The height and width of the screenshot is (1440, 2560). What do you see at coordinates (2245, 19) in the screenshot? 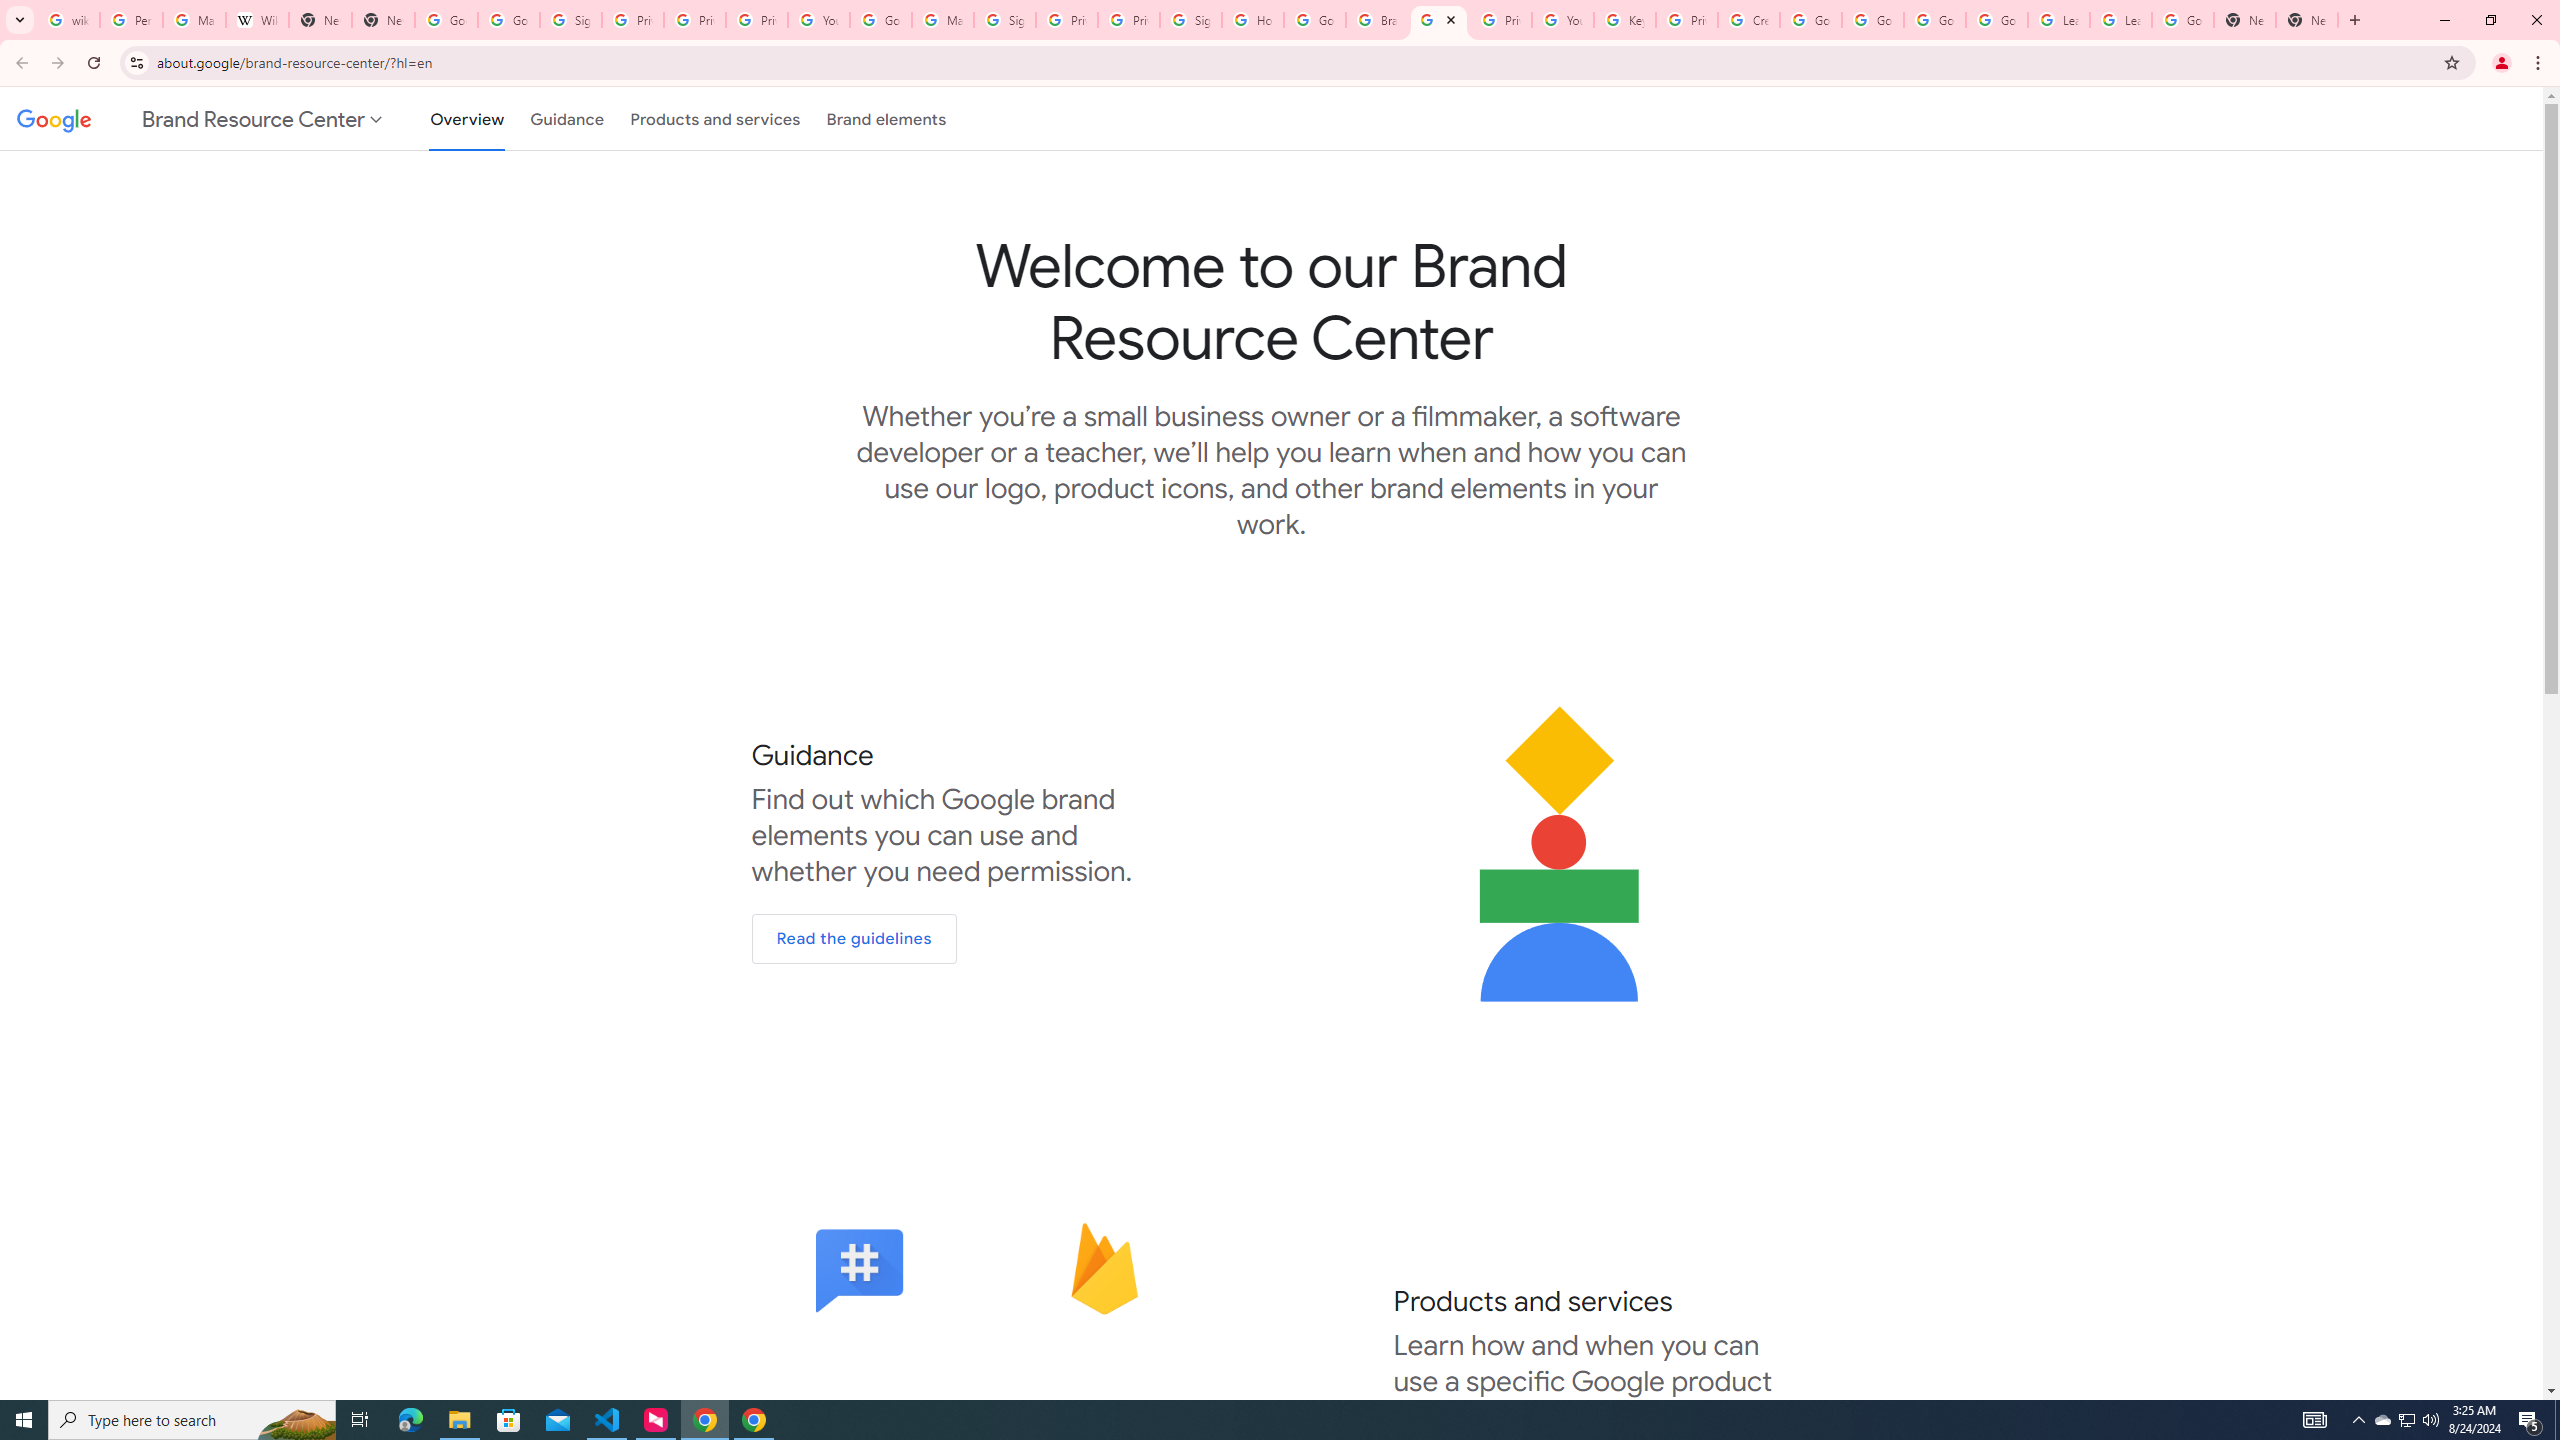
I see `'New Tab'` at bounding box center [2245, 19].